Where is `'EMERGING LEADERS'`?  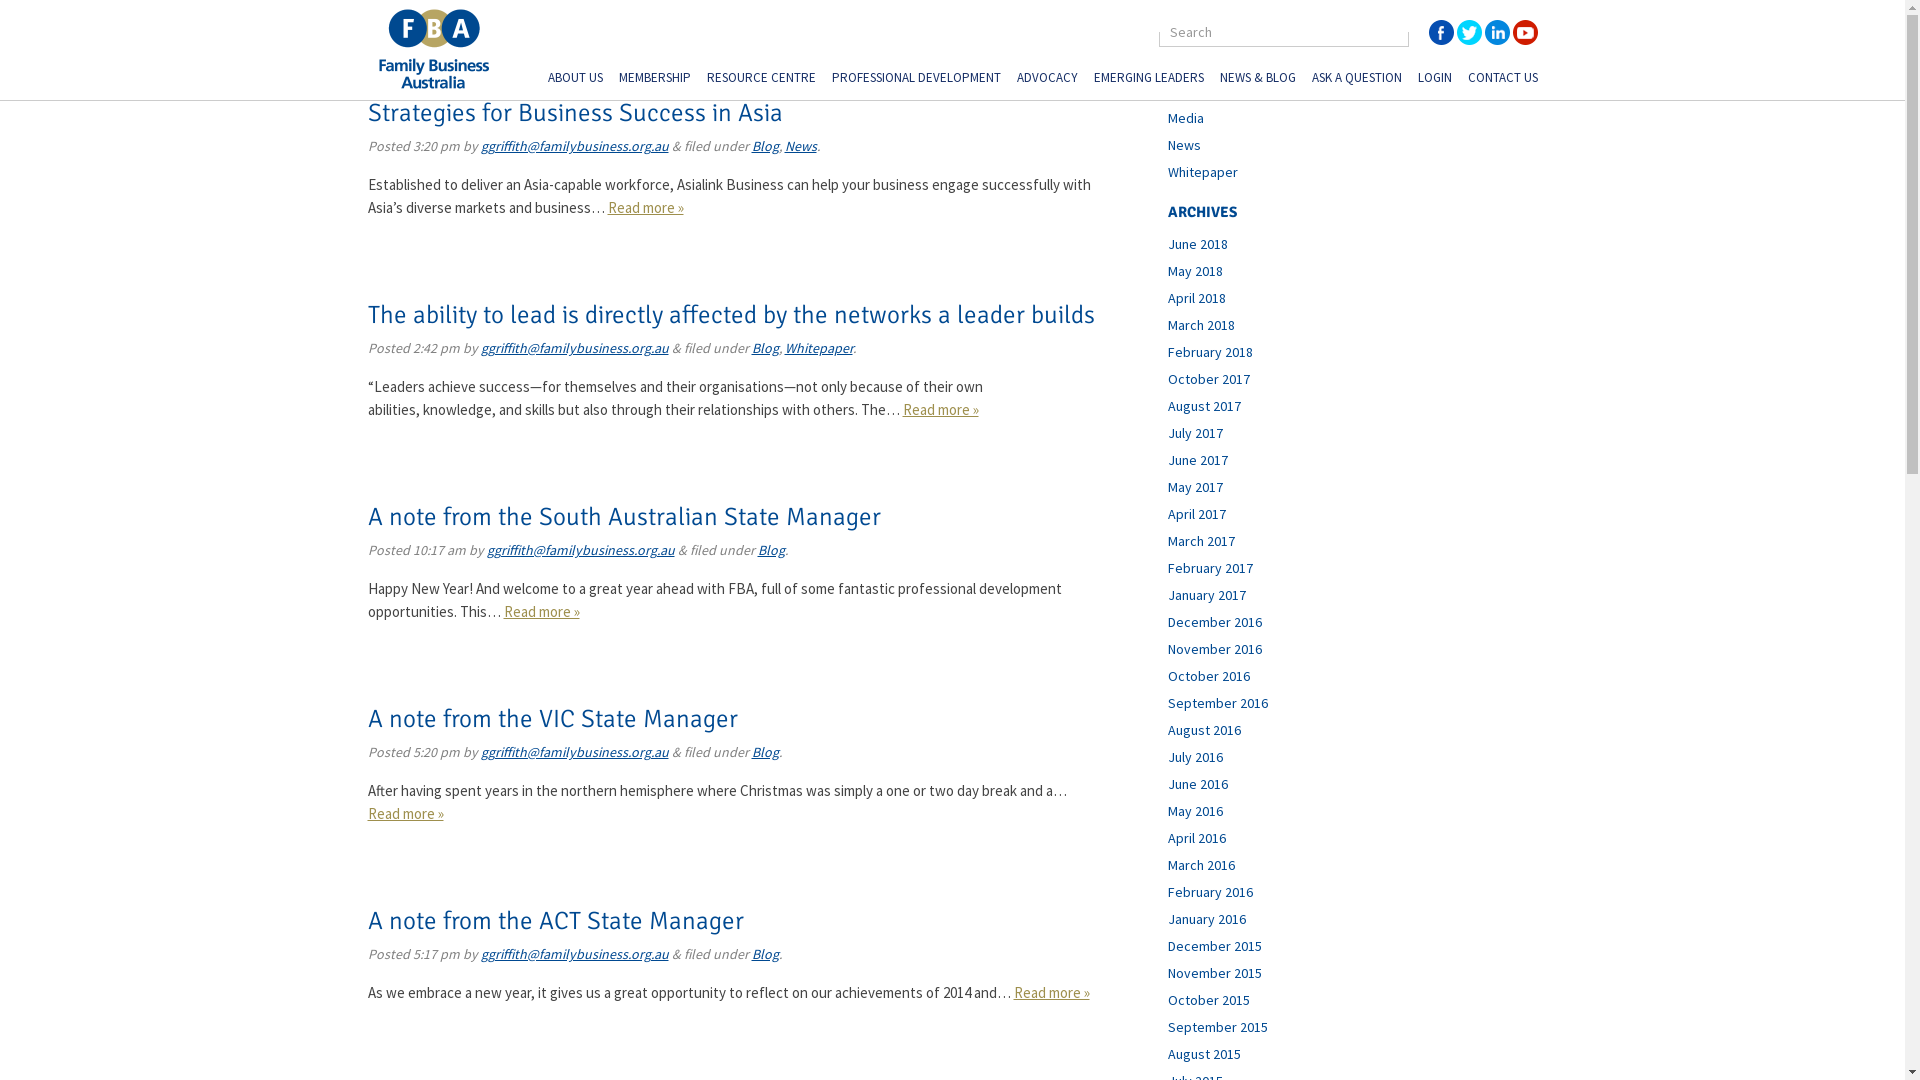
'EMERGING LEADERS' is located at coordinates (1093, 79).